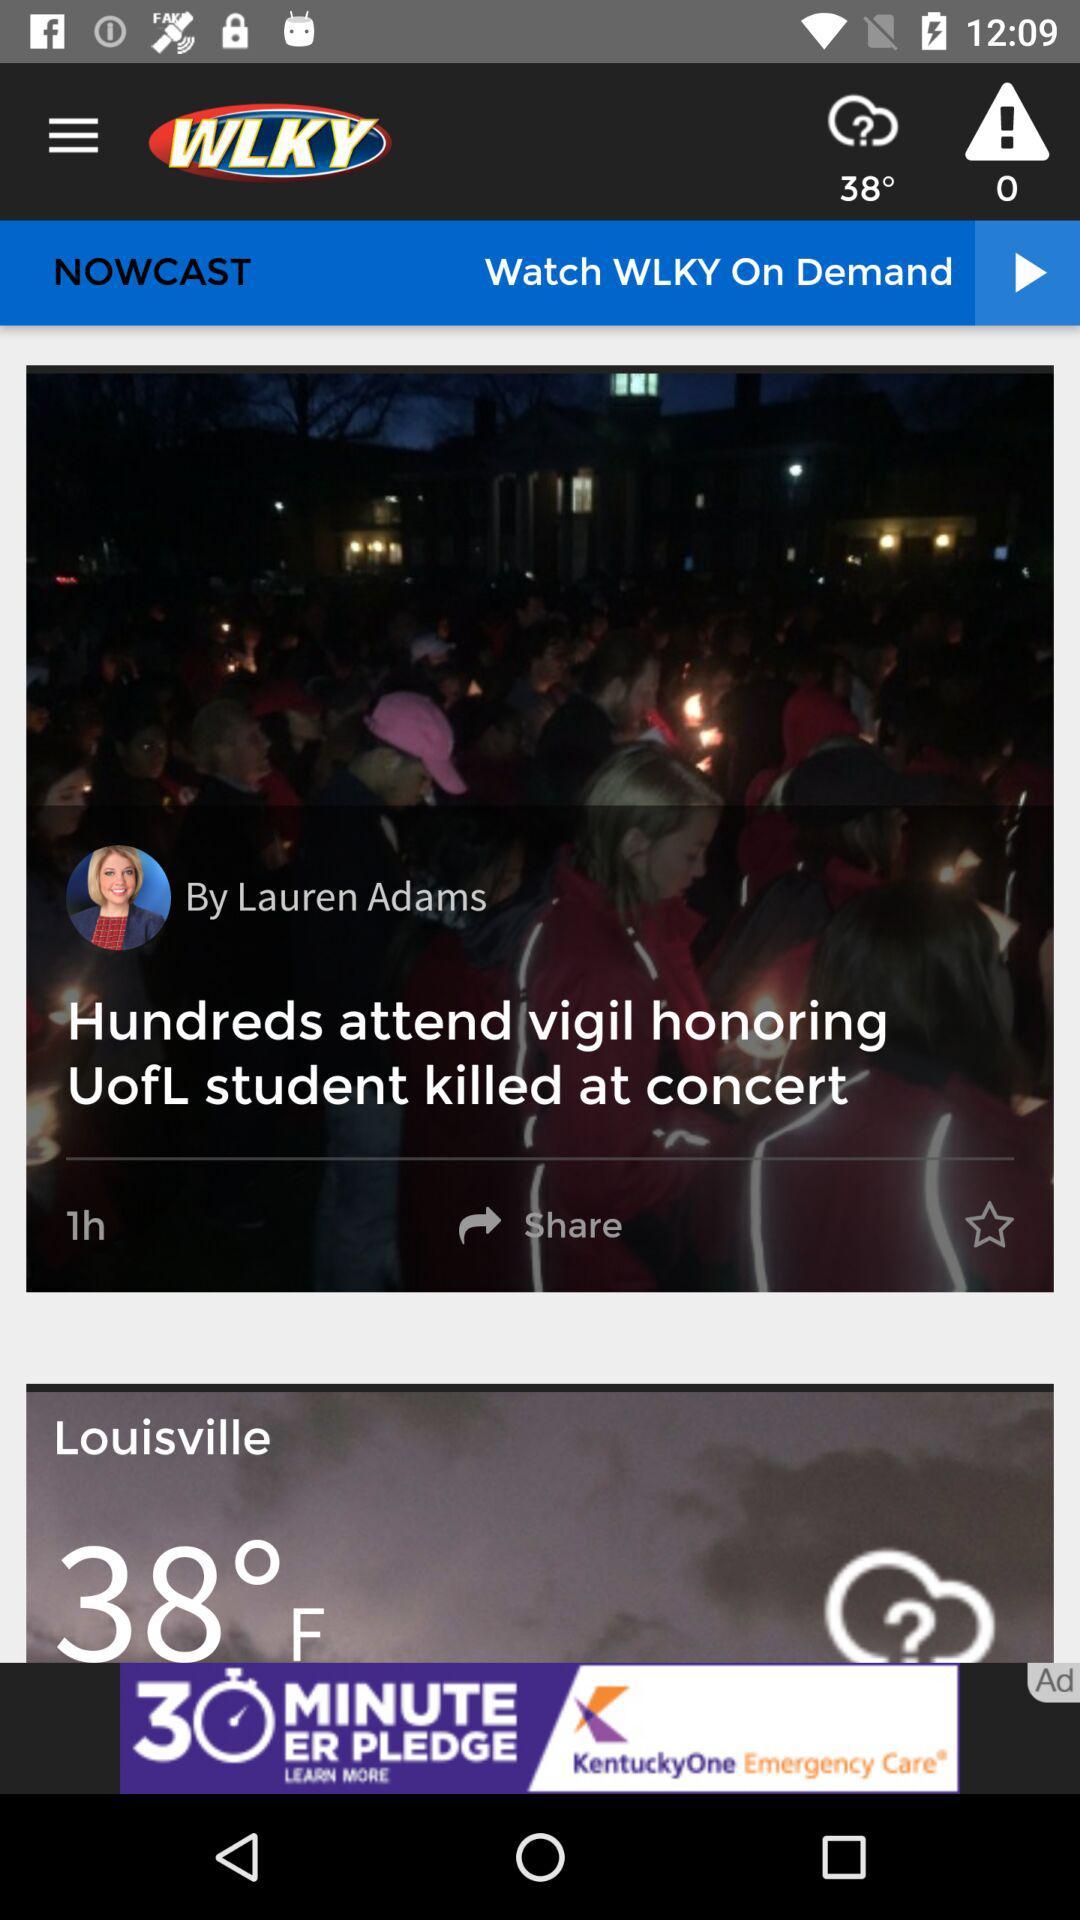 Image resolution: width=1080 pixels, height=1920 pixels. What do you see at coordinates (990, 1224) in the screenshot?
I see `the star mark right to share` at bounding box center [990, 1224].